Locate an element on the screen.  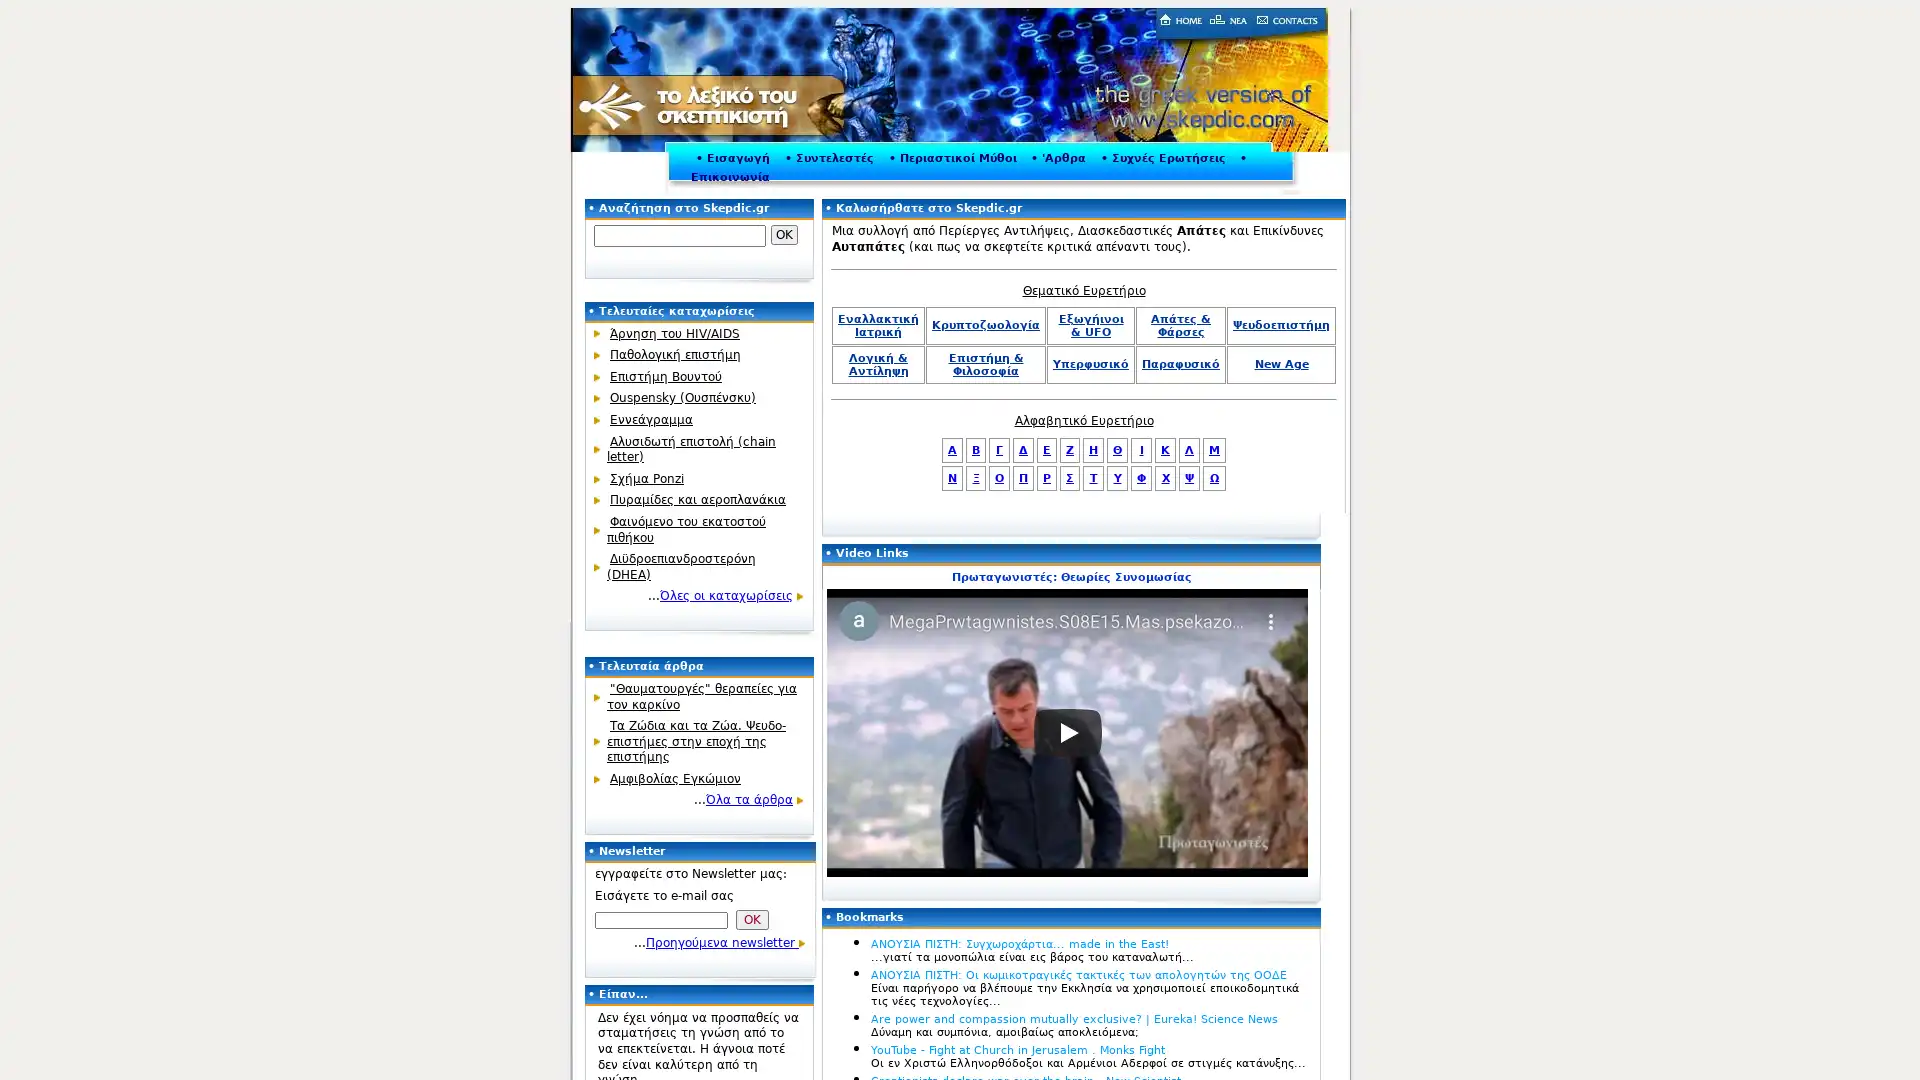
OK is located at coordinates (783, 234).